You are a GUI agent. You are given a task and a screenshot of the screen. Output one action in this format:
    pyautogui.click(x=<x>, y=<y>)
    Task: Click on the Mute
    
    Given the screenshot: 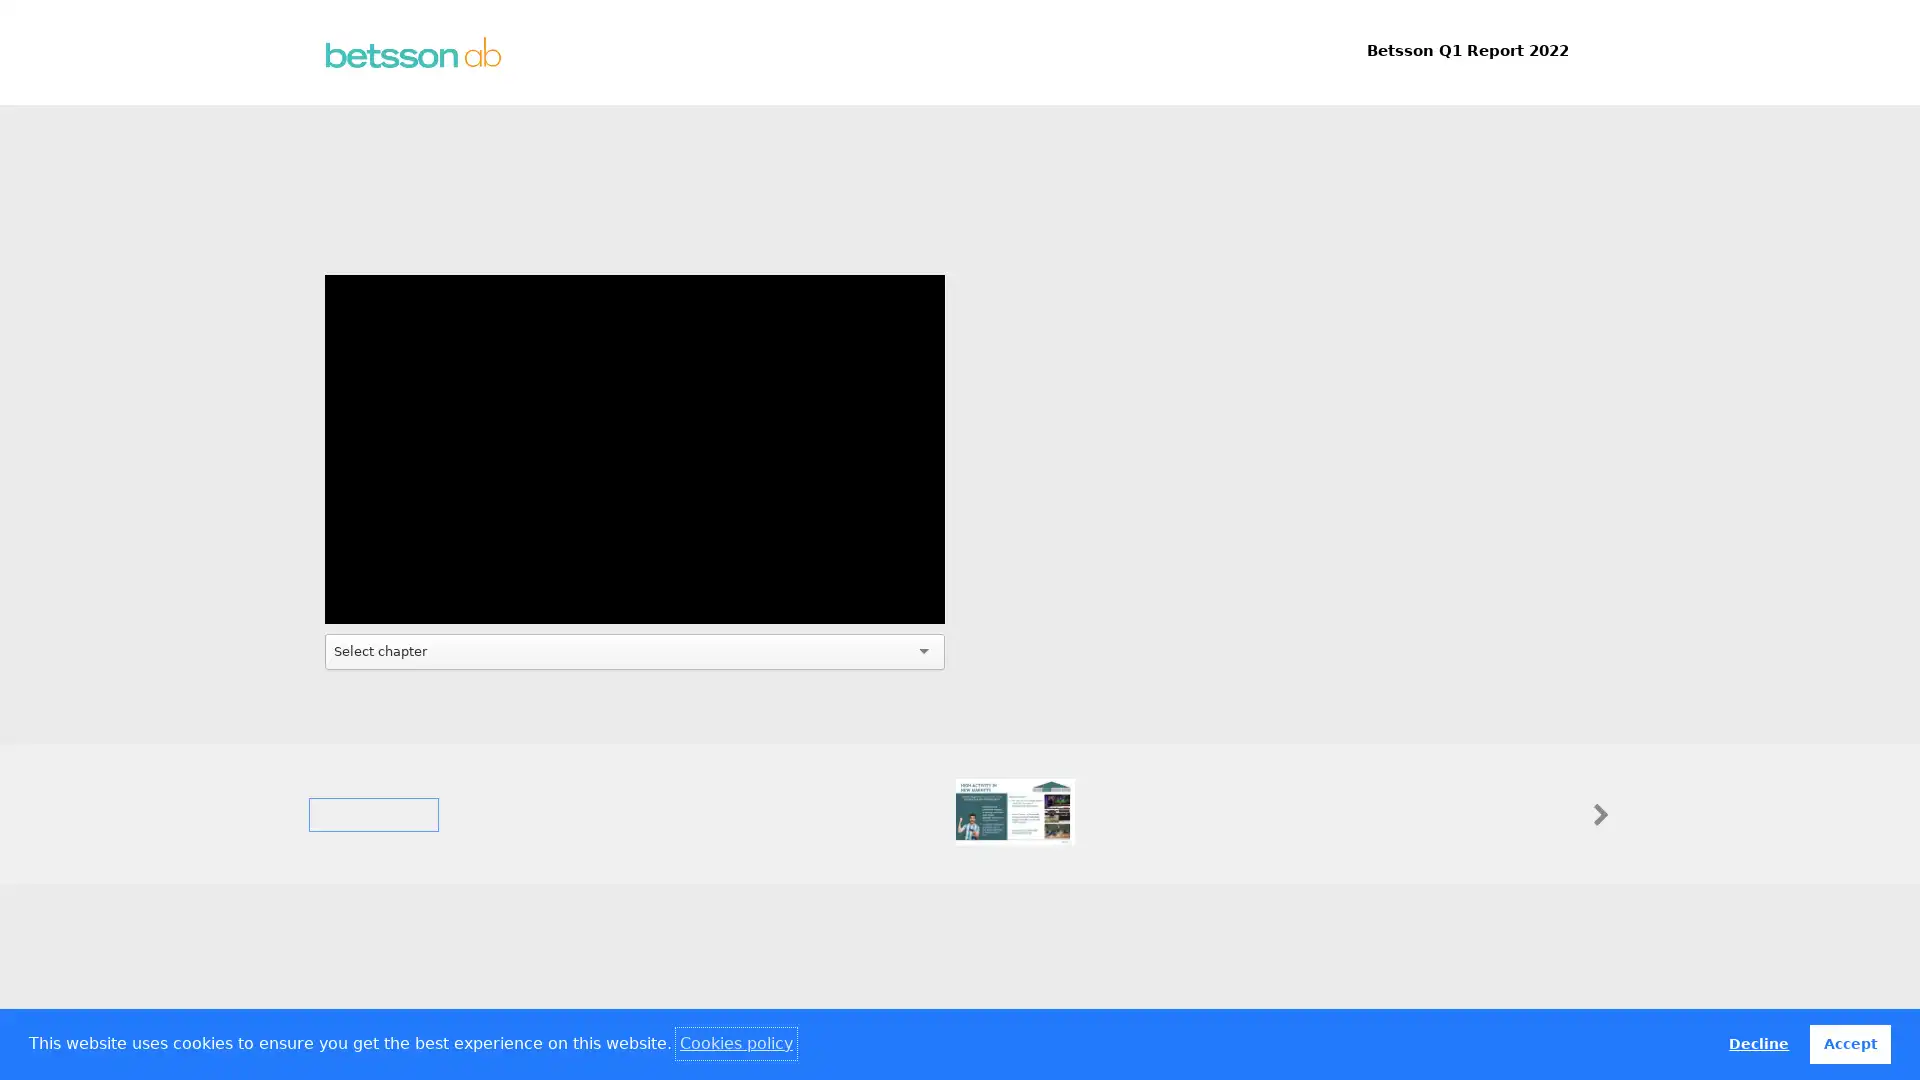 What is the action you would take?
    pyautogui.click(x=384, y=592)
    